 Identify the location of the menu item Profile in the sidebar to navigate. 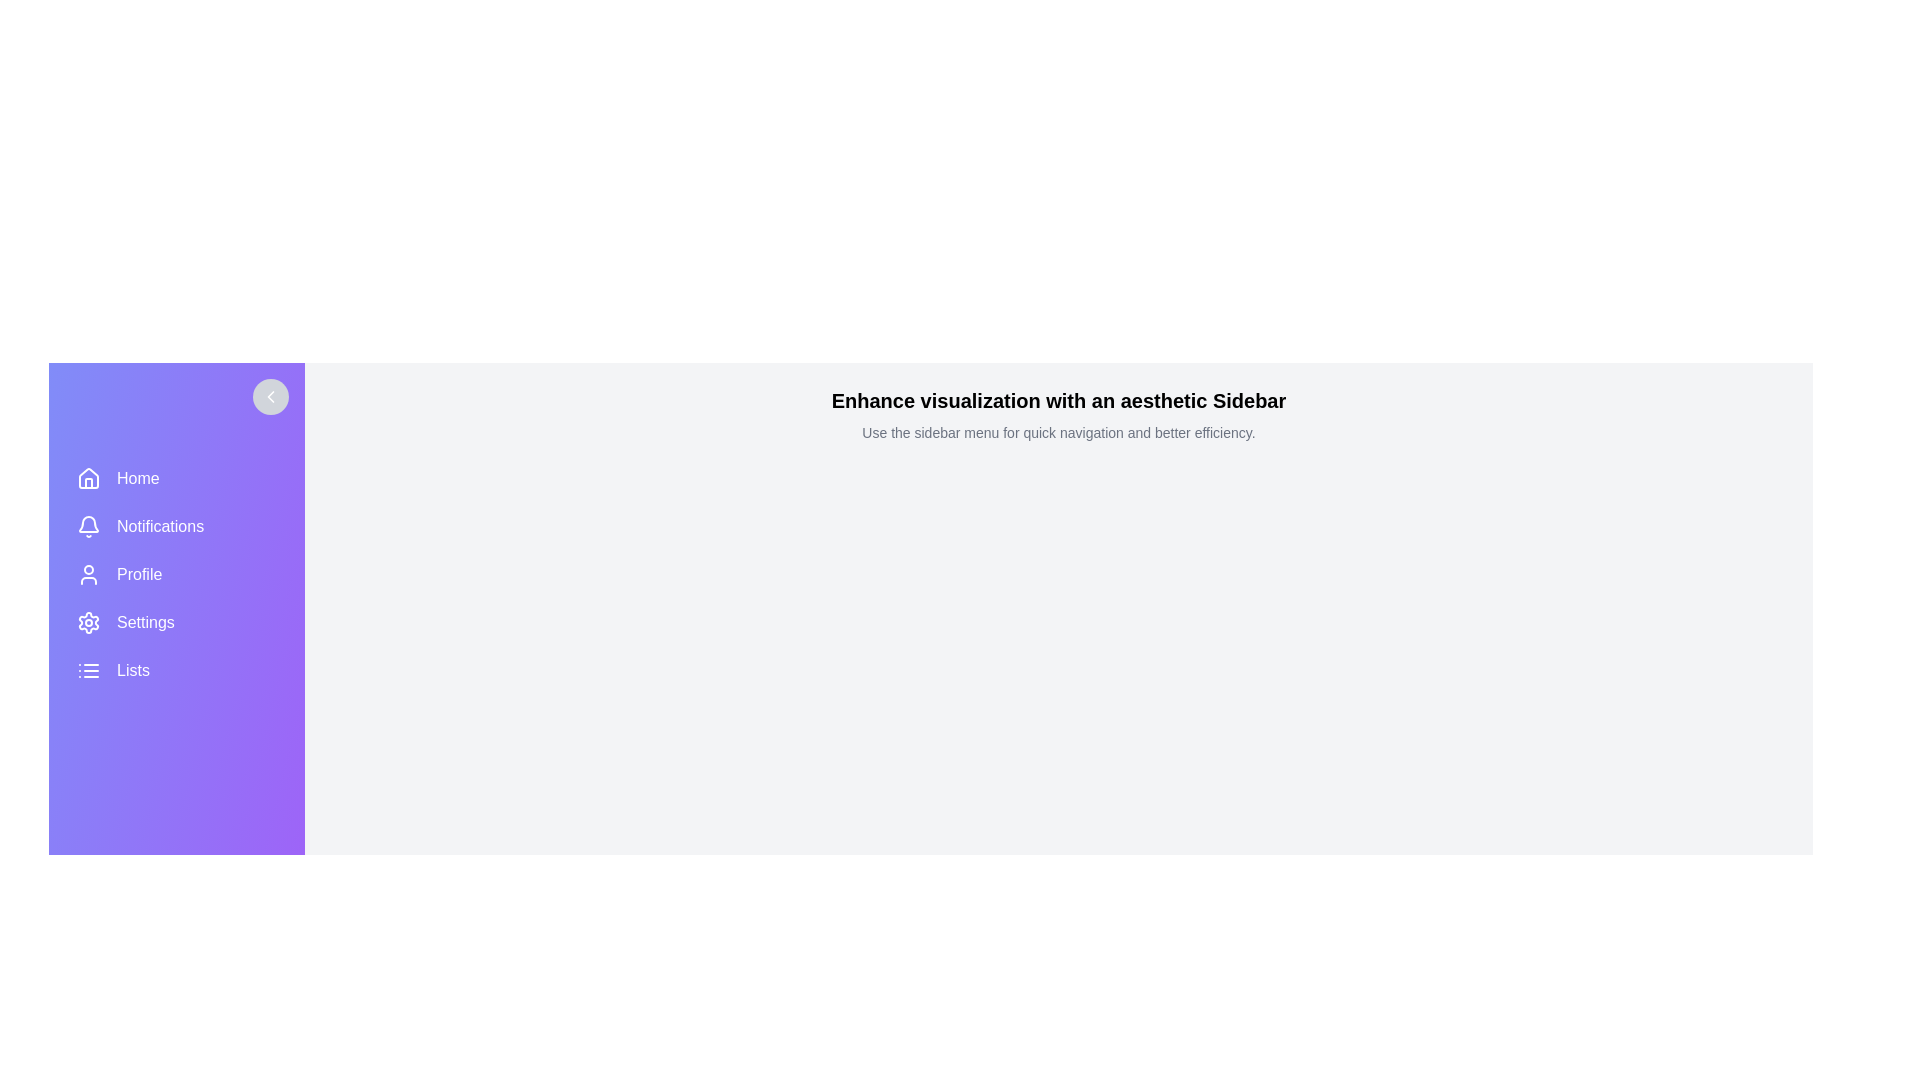
(177, 574).